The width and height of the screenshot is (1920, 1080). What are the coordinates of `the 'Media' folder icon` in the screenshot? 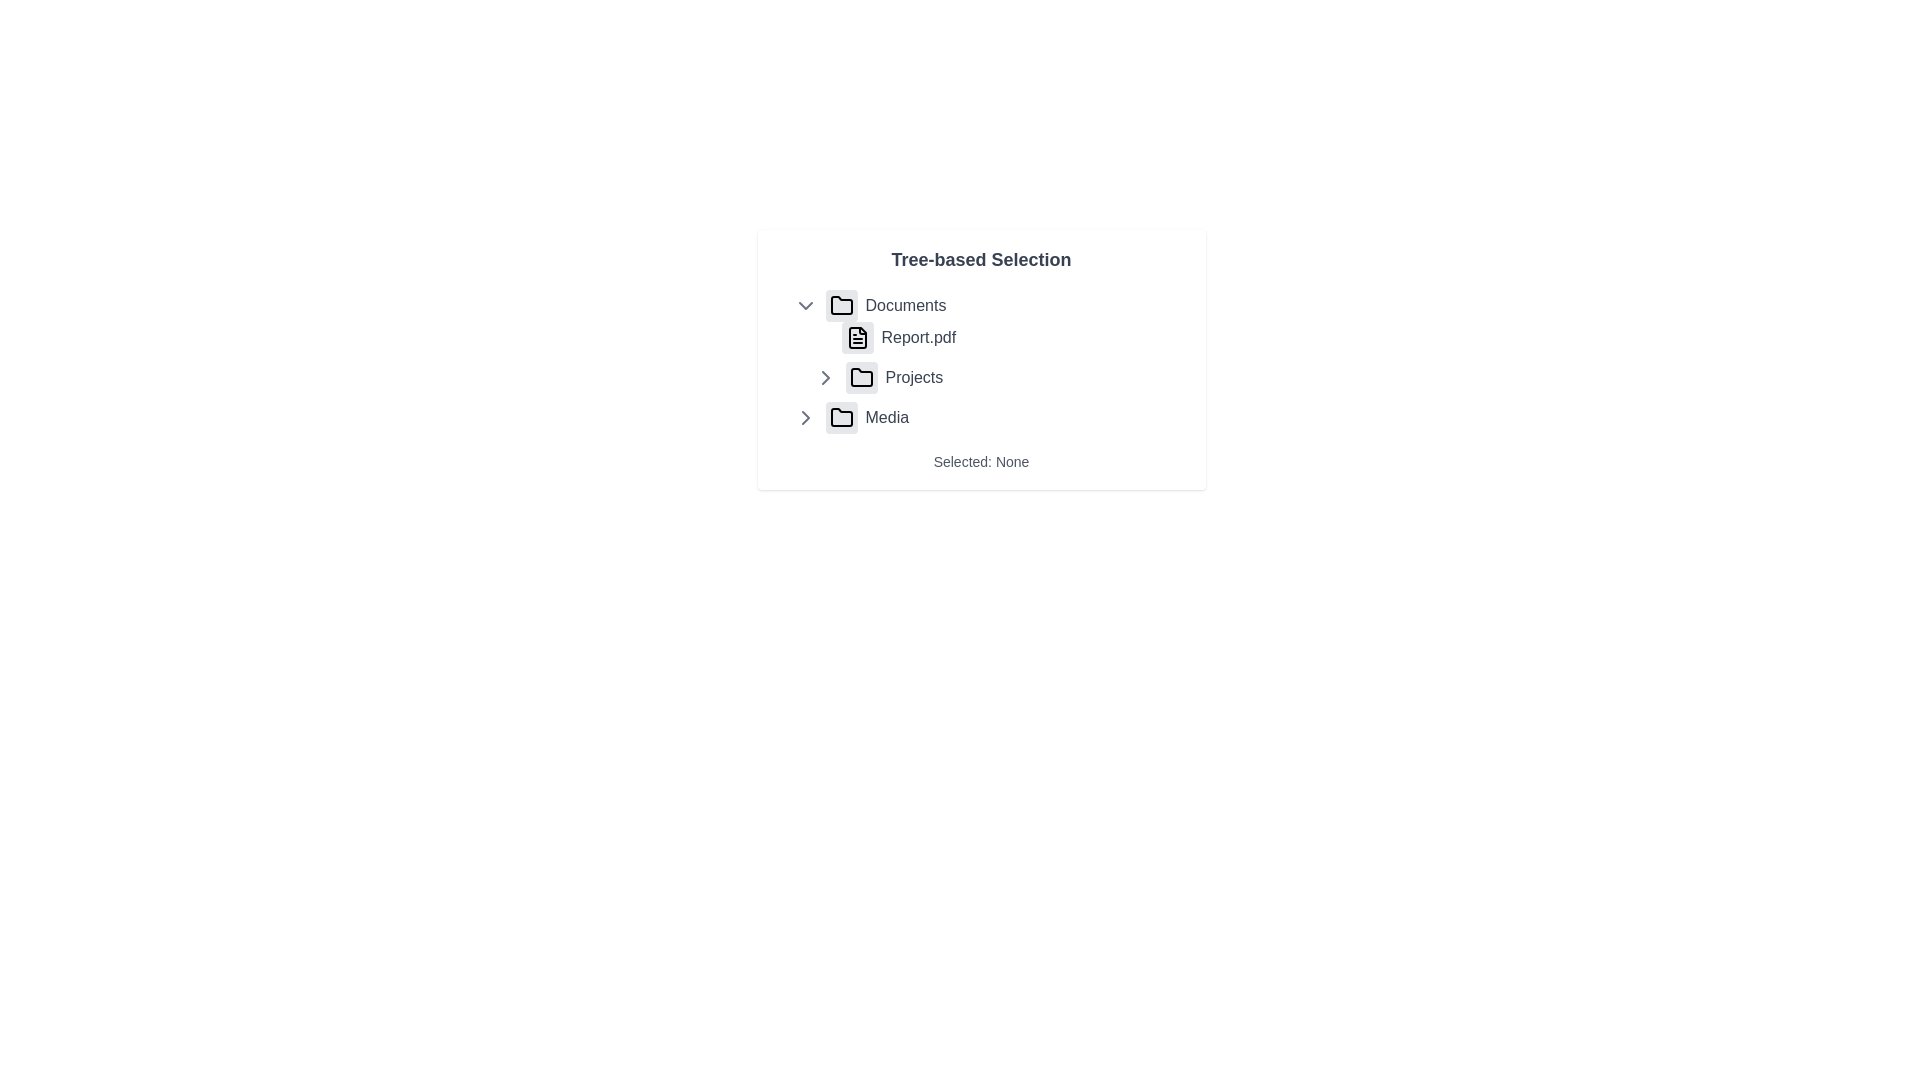 It's located at (841, 416).